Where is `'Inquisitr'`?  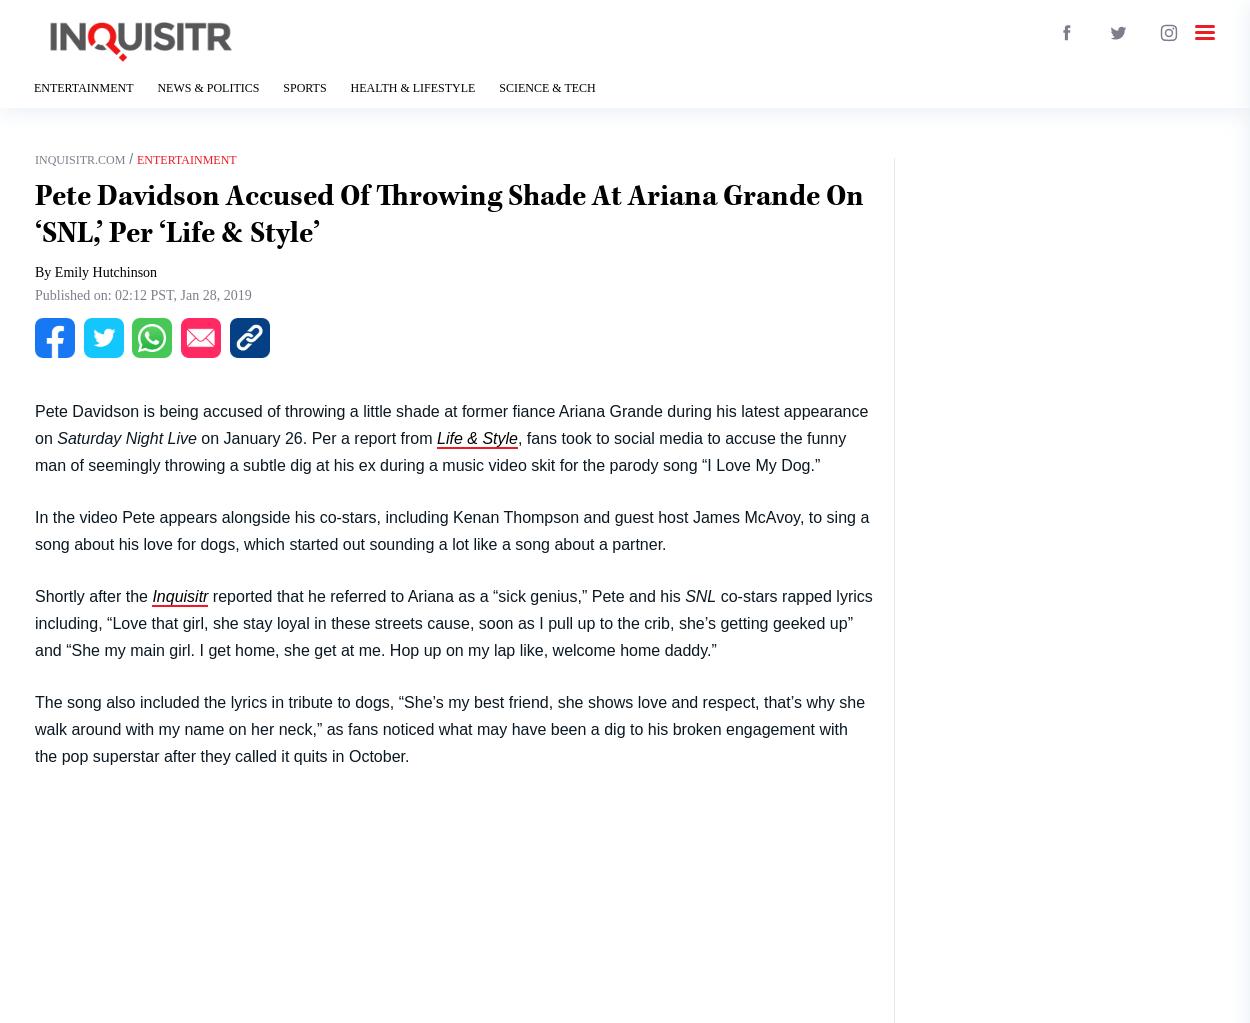
'Inquisitr' is located at coordinates (180, 594).